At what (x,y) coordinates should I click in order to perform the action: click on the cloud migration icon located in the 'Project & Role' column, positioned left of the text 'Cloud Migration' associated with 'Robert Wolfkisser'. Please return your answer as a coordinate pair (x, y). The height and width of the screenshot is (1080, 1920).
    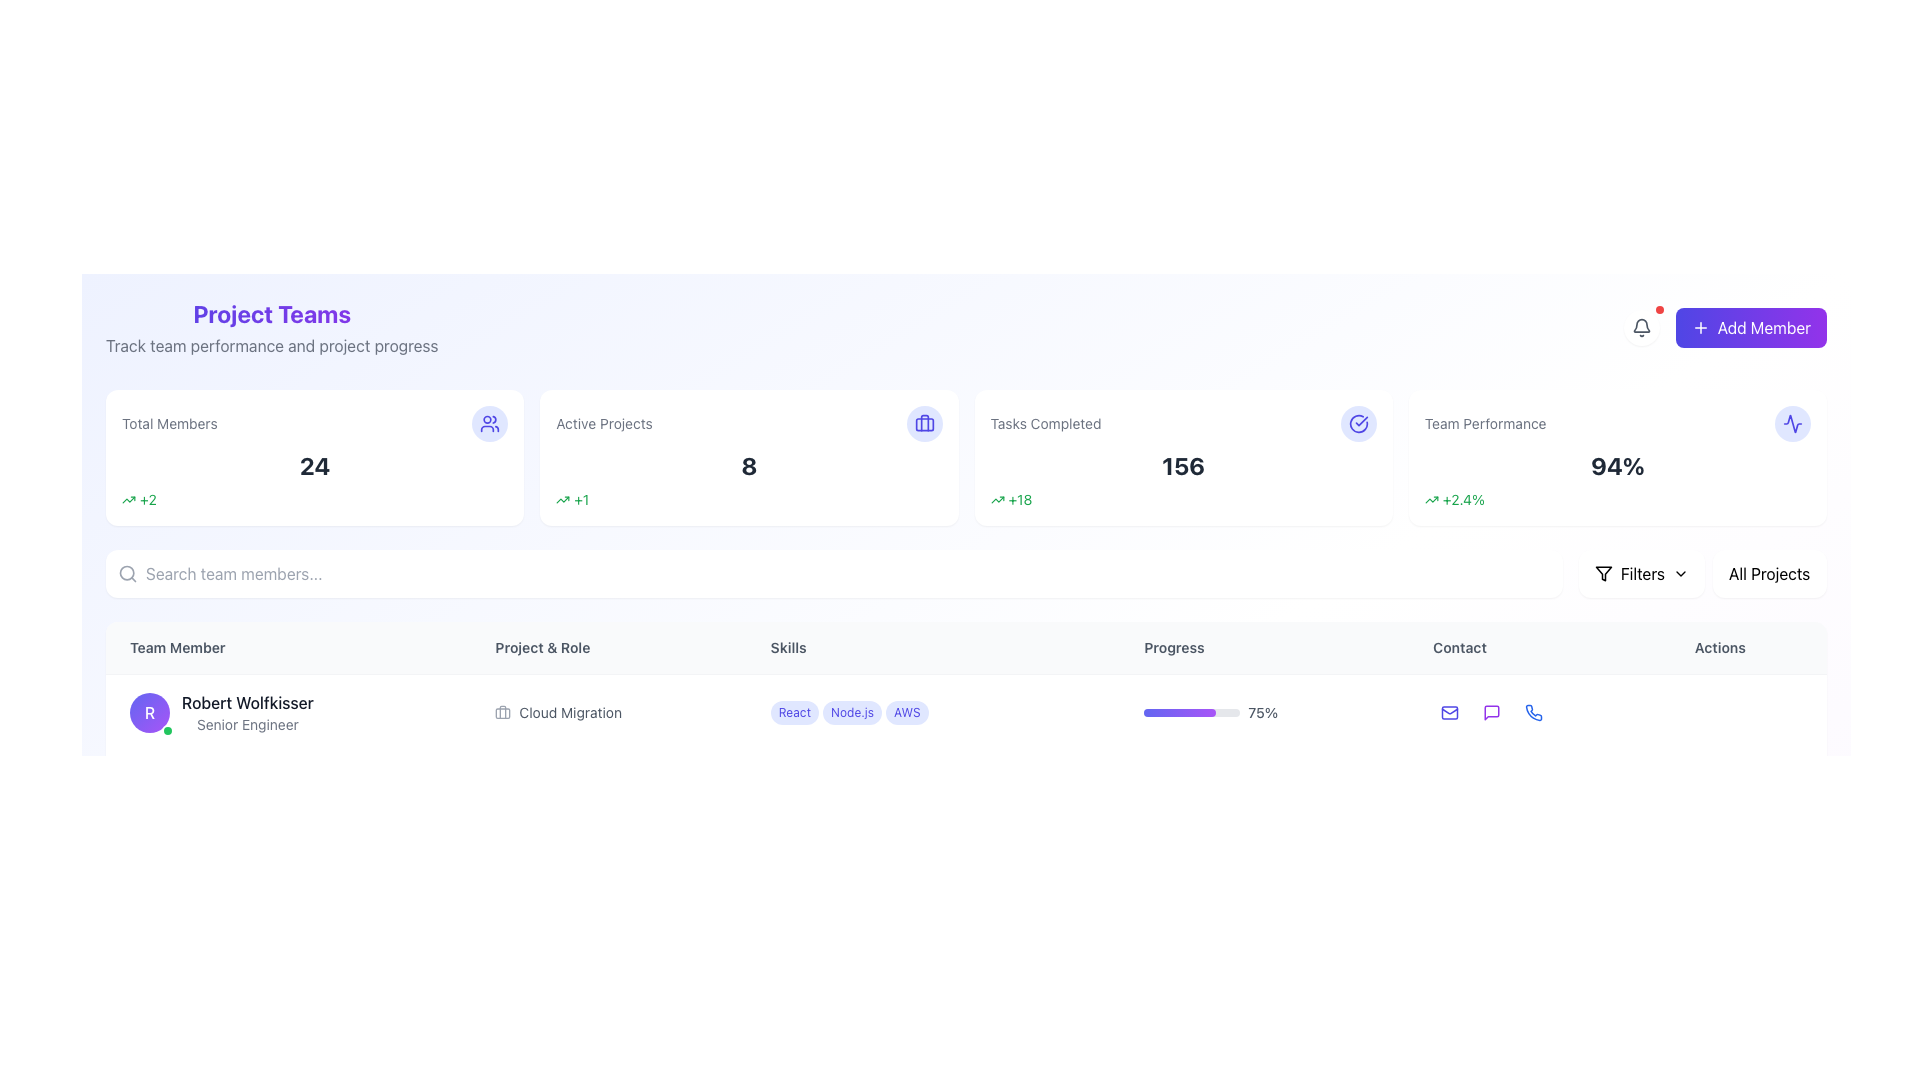
    Looking at the image, I should click on (503, 712).